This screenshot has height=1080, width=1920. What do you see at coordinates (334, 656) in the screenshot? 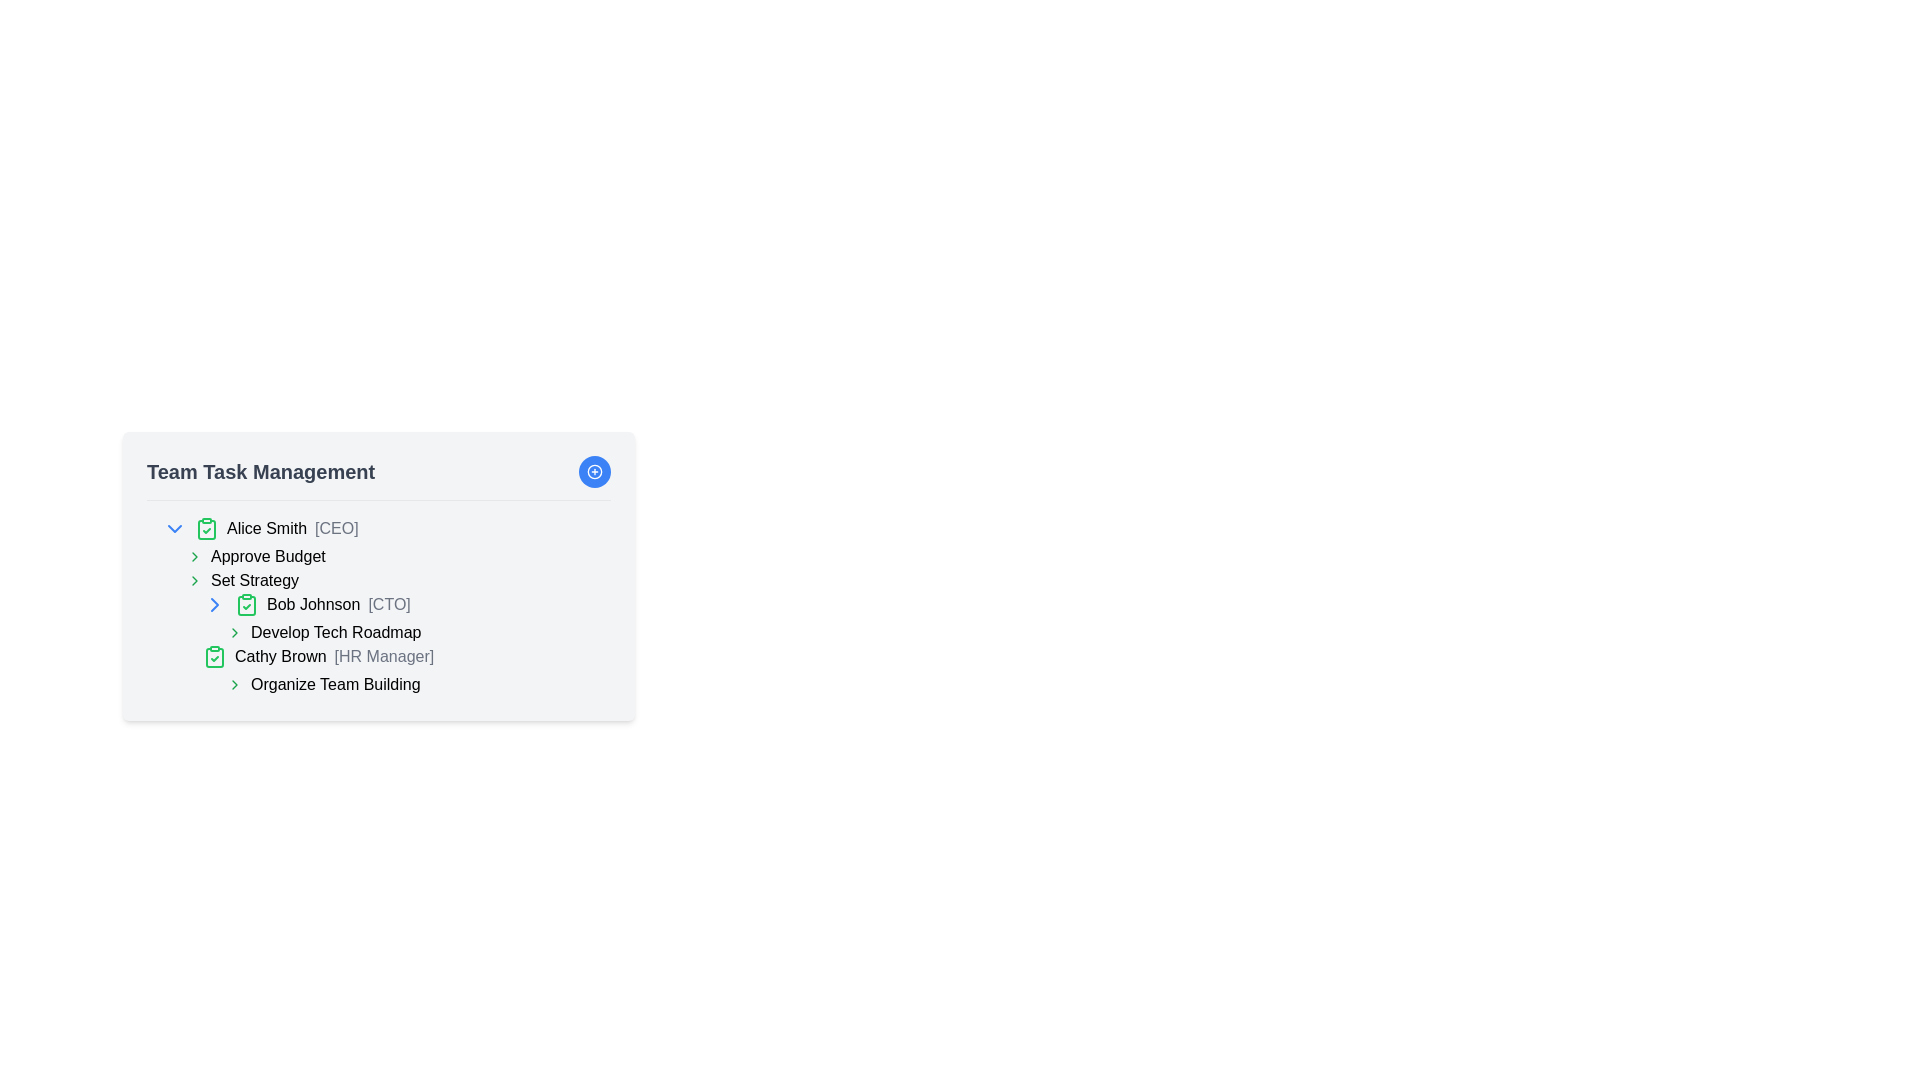
I see `the Text Label displaying 'Cathy Brown' with the role 'HR Manager', which is located in the 'Team Task Management' section, positioned between 'Bob Johnson [CTO]' and 'Organize Team Building'` at bounding box center [334, 656].